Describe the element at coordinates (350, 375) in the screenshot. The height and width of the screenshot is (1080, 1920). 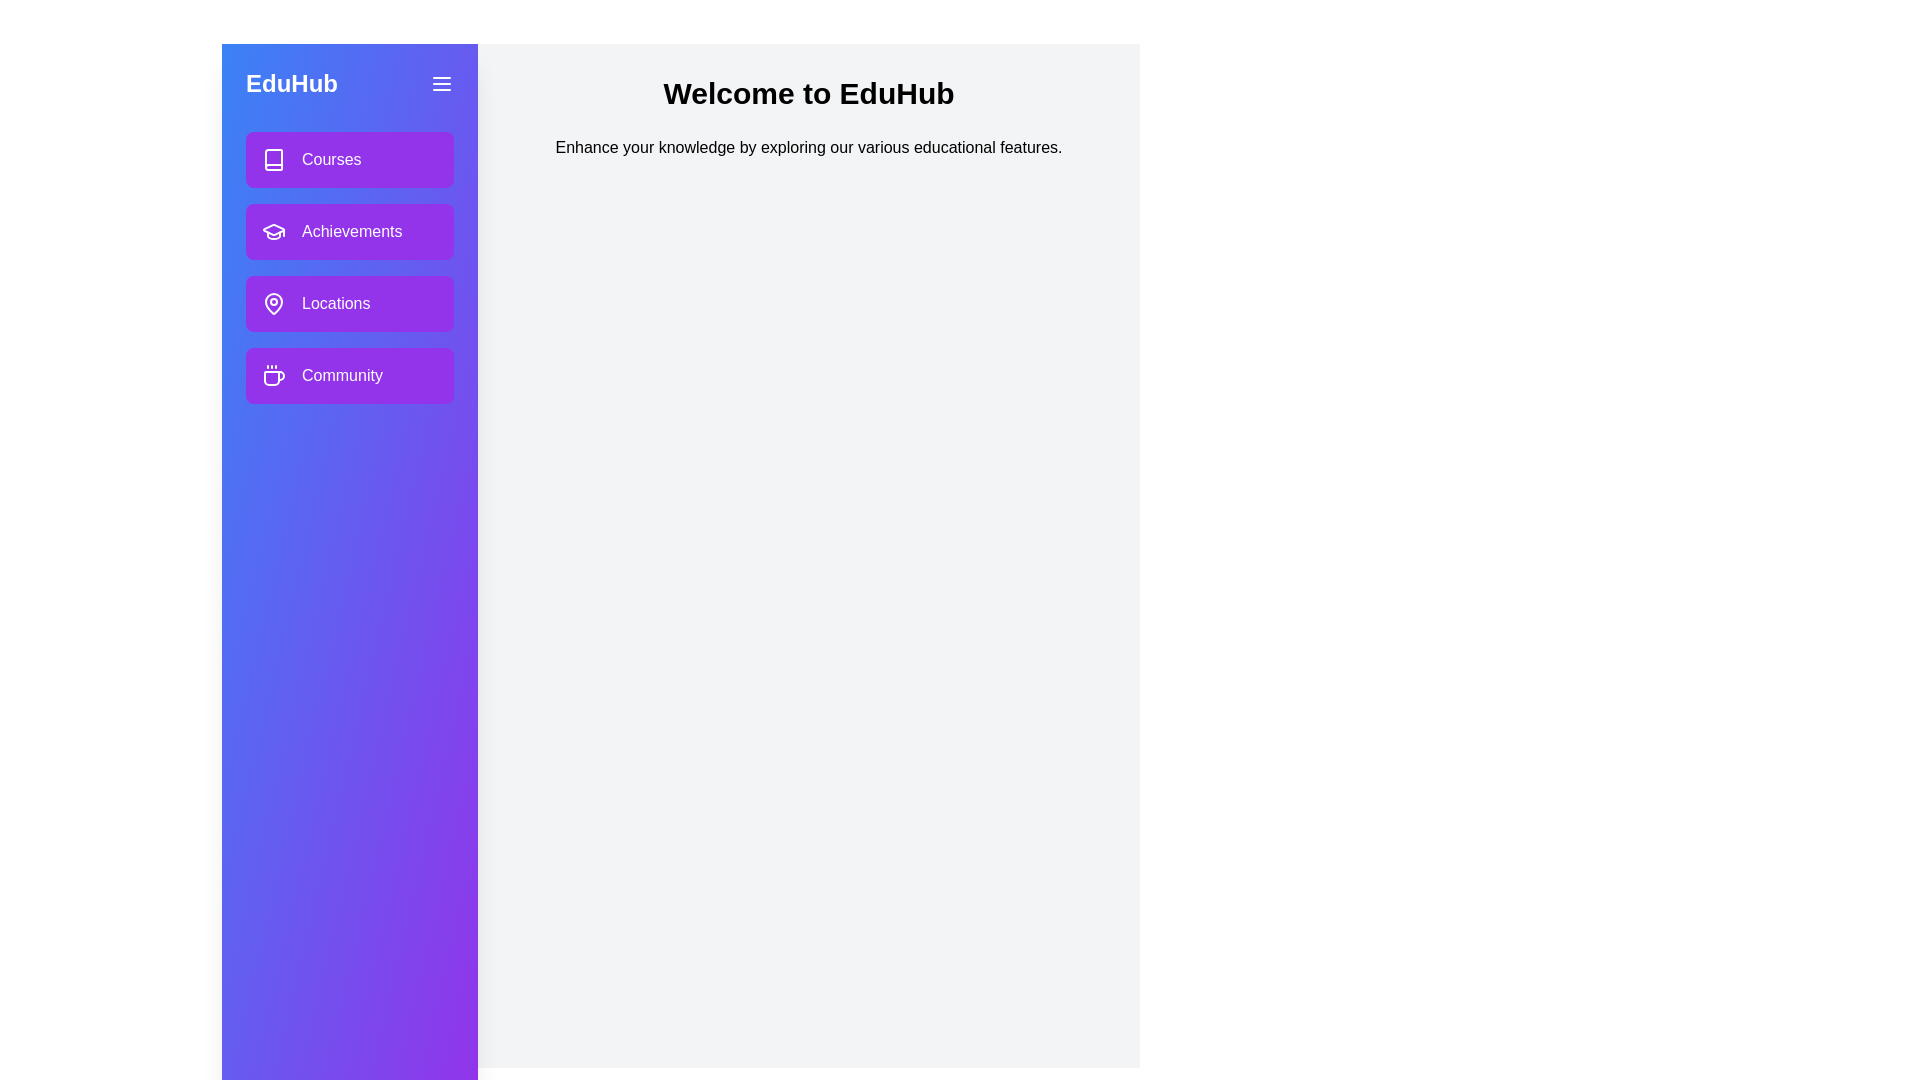
I see `the section Community in the drawer` at that location.